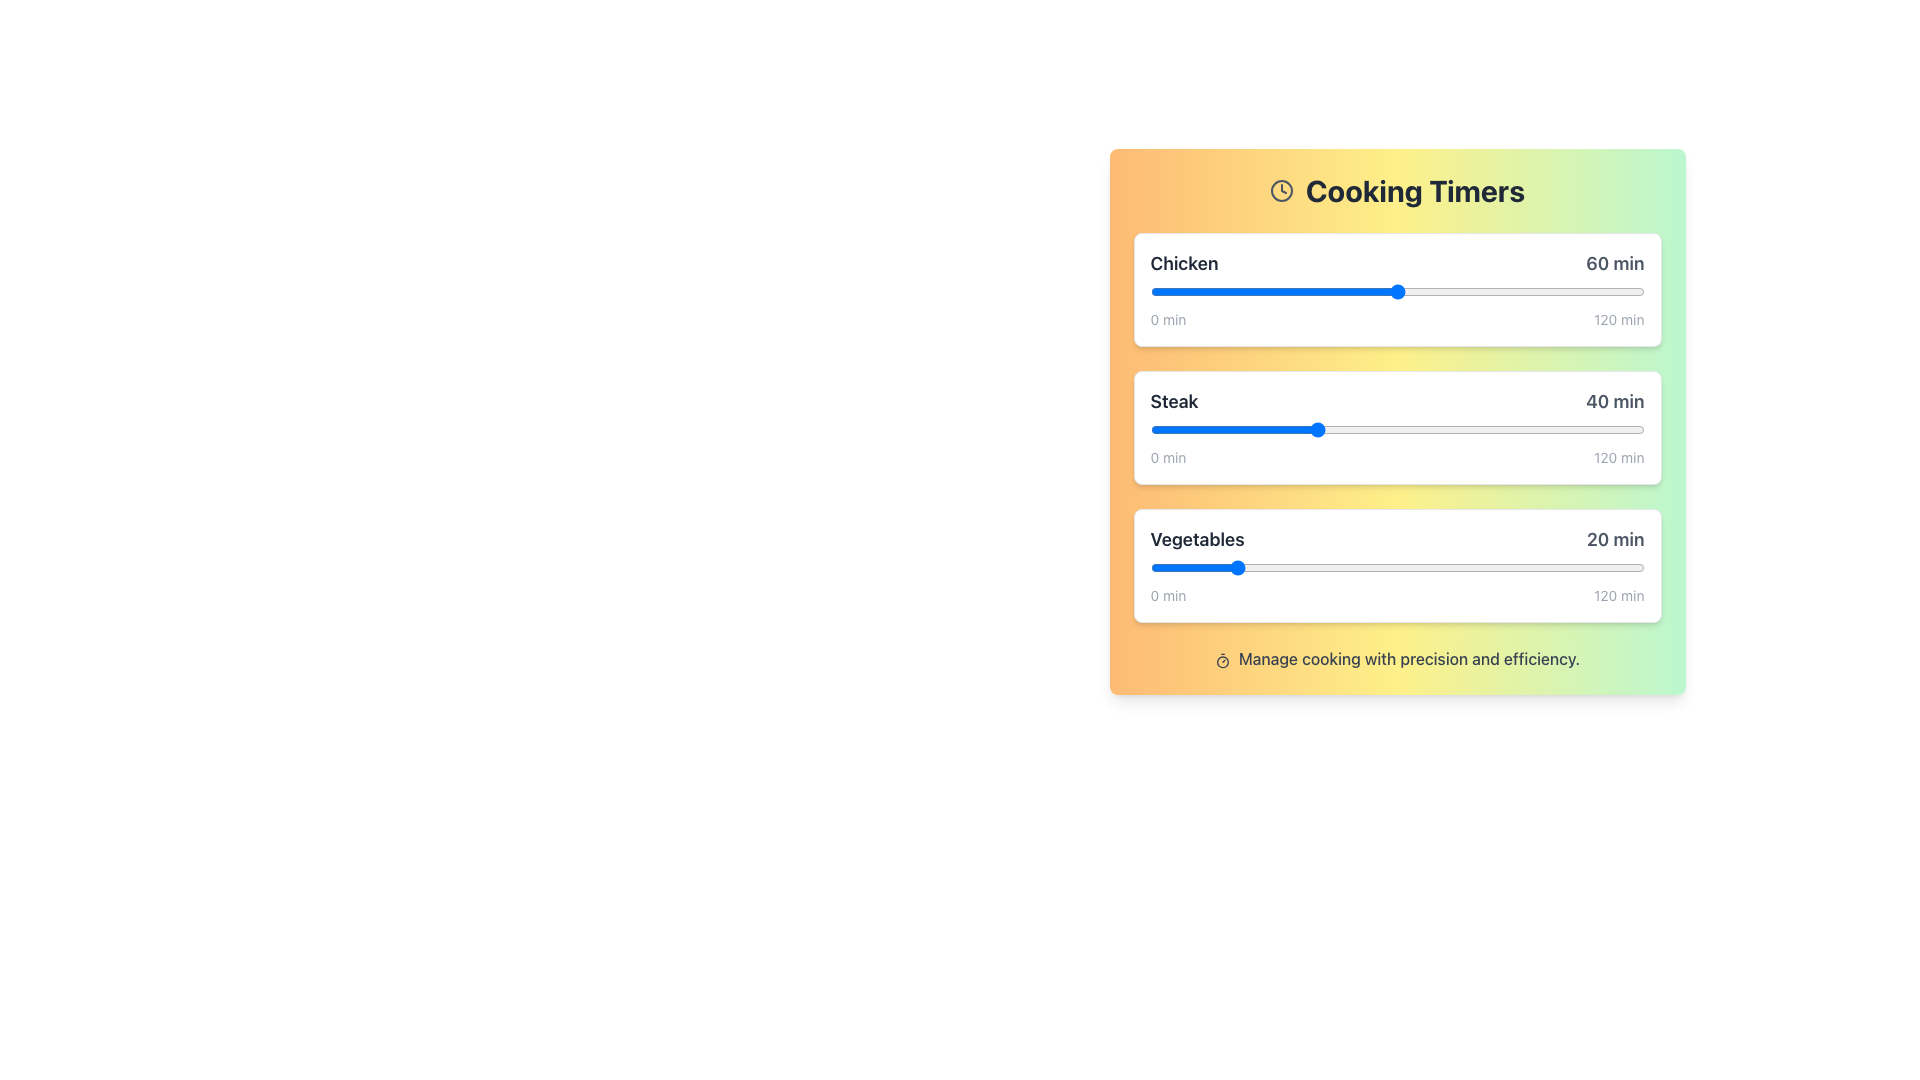 The width and height of the screenshot is (1920, 1080). I want to click on the cooking timer for the chicken, so click(1235, 292).